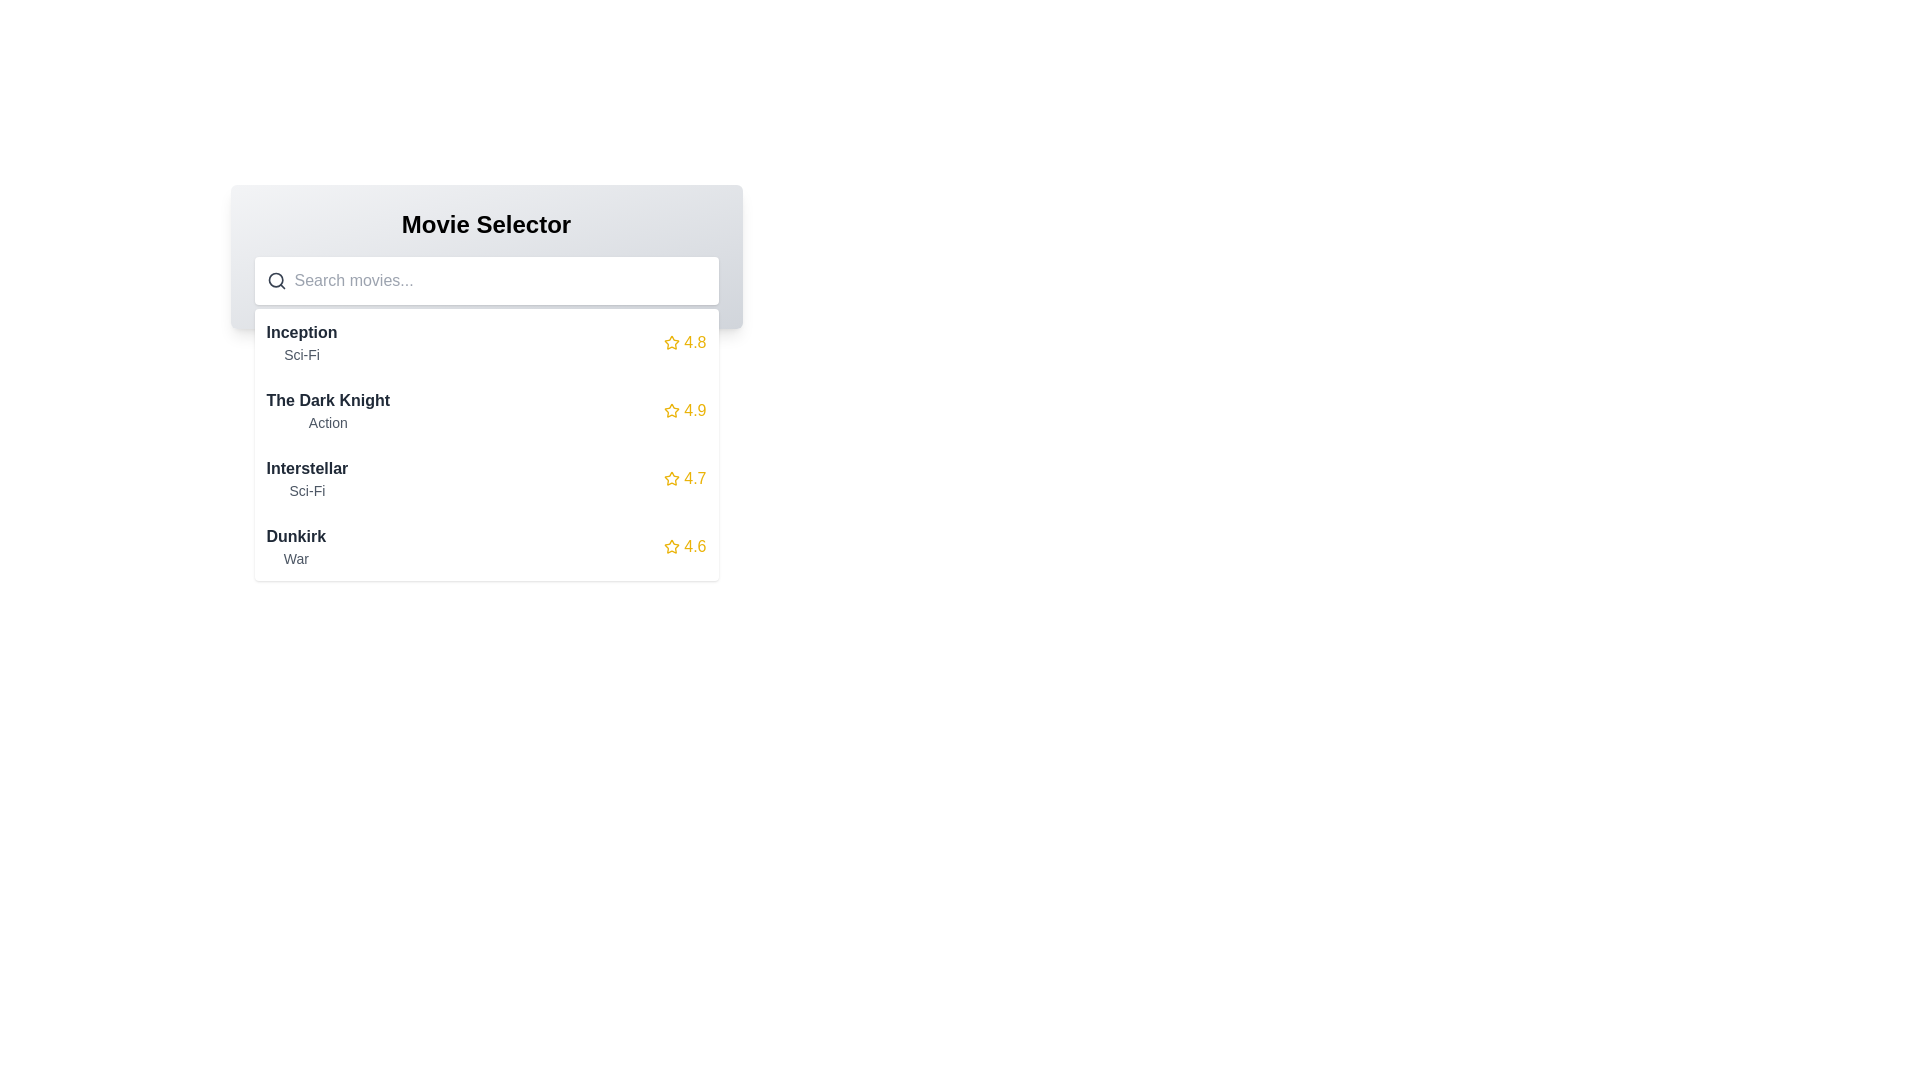 Image resolution: width=1920 pixels, height=1080 pixels. Describe the element at coordinates (672, 410) in the screenshot. I see `the star icon representing the movie rating for 'The Dark Knight' which indicates a rating of 4.9` at that location.